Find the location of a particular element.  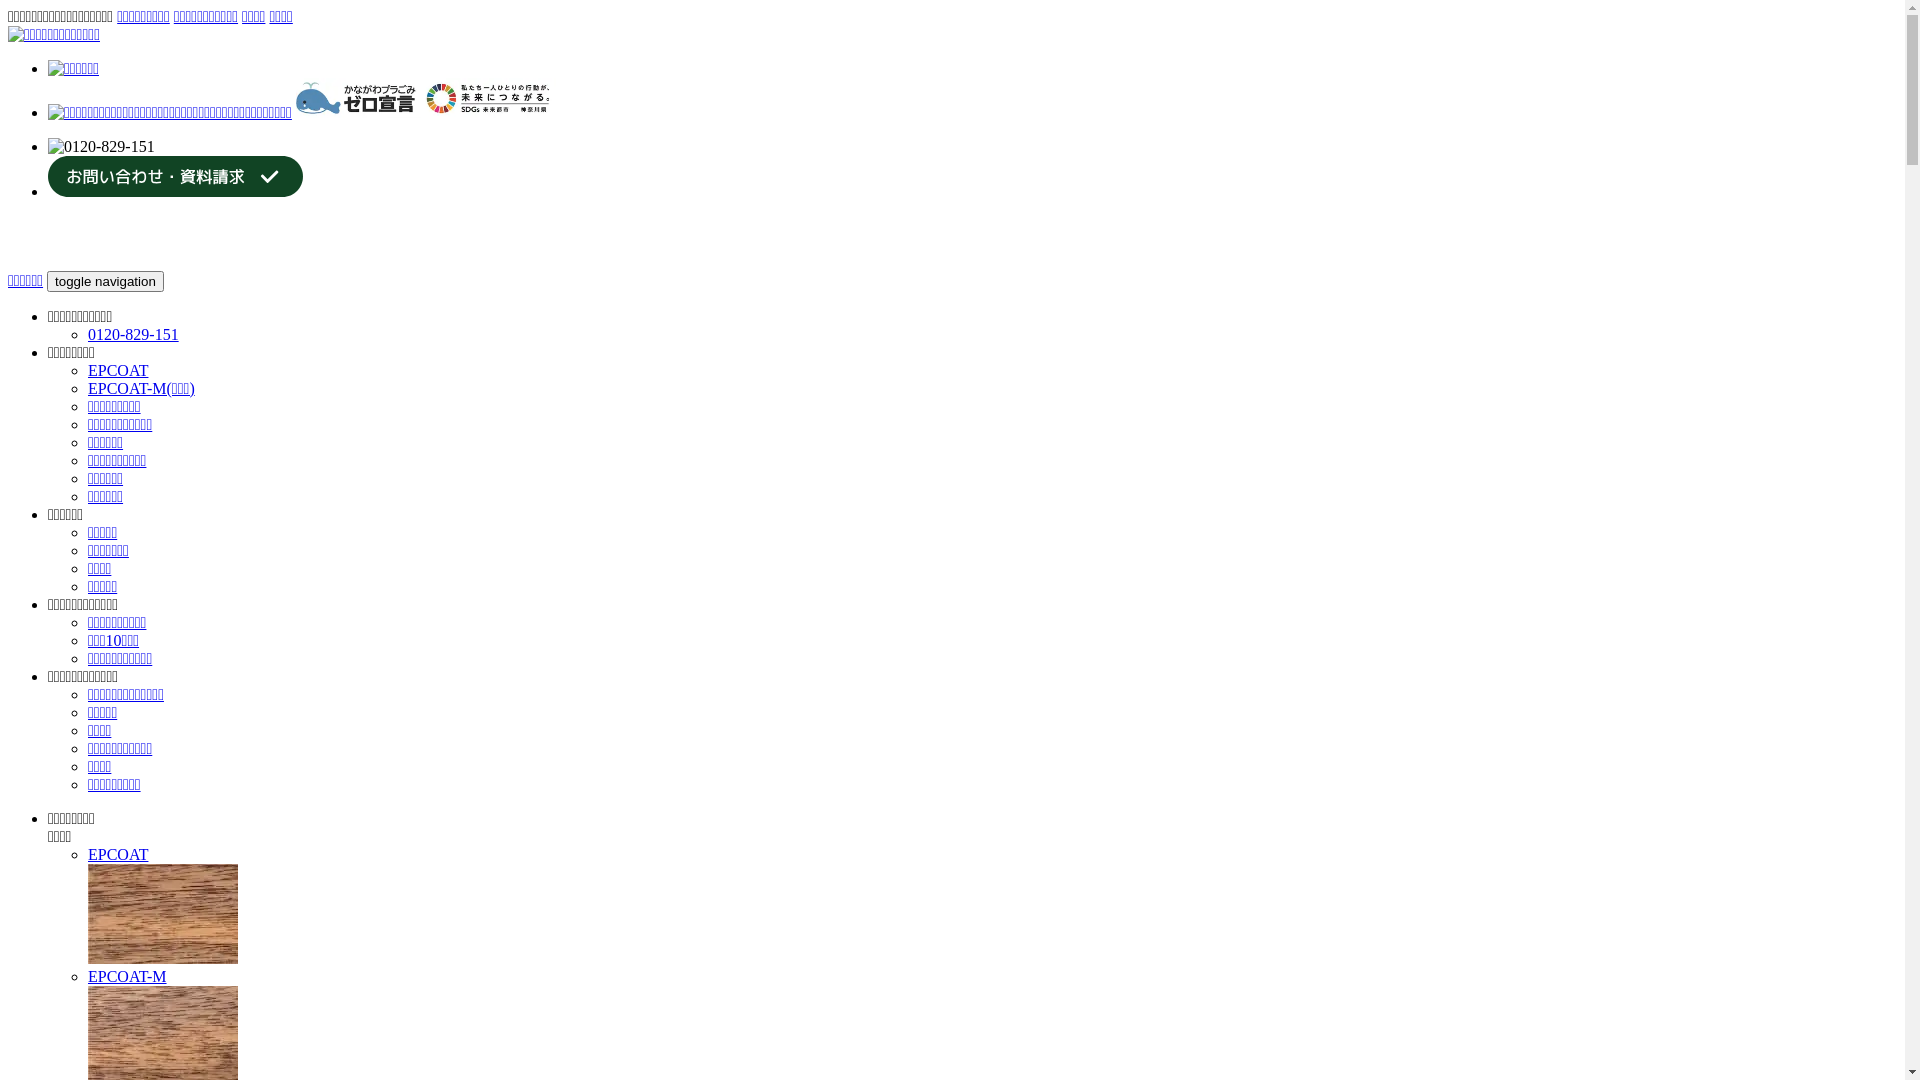

'toggle navigation' is located at coordinates (104, 281).